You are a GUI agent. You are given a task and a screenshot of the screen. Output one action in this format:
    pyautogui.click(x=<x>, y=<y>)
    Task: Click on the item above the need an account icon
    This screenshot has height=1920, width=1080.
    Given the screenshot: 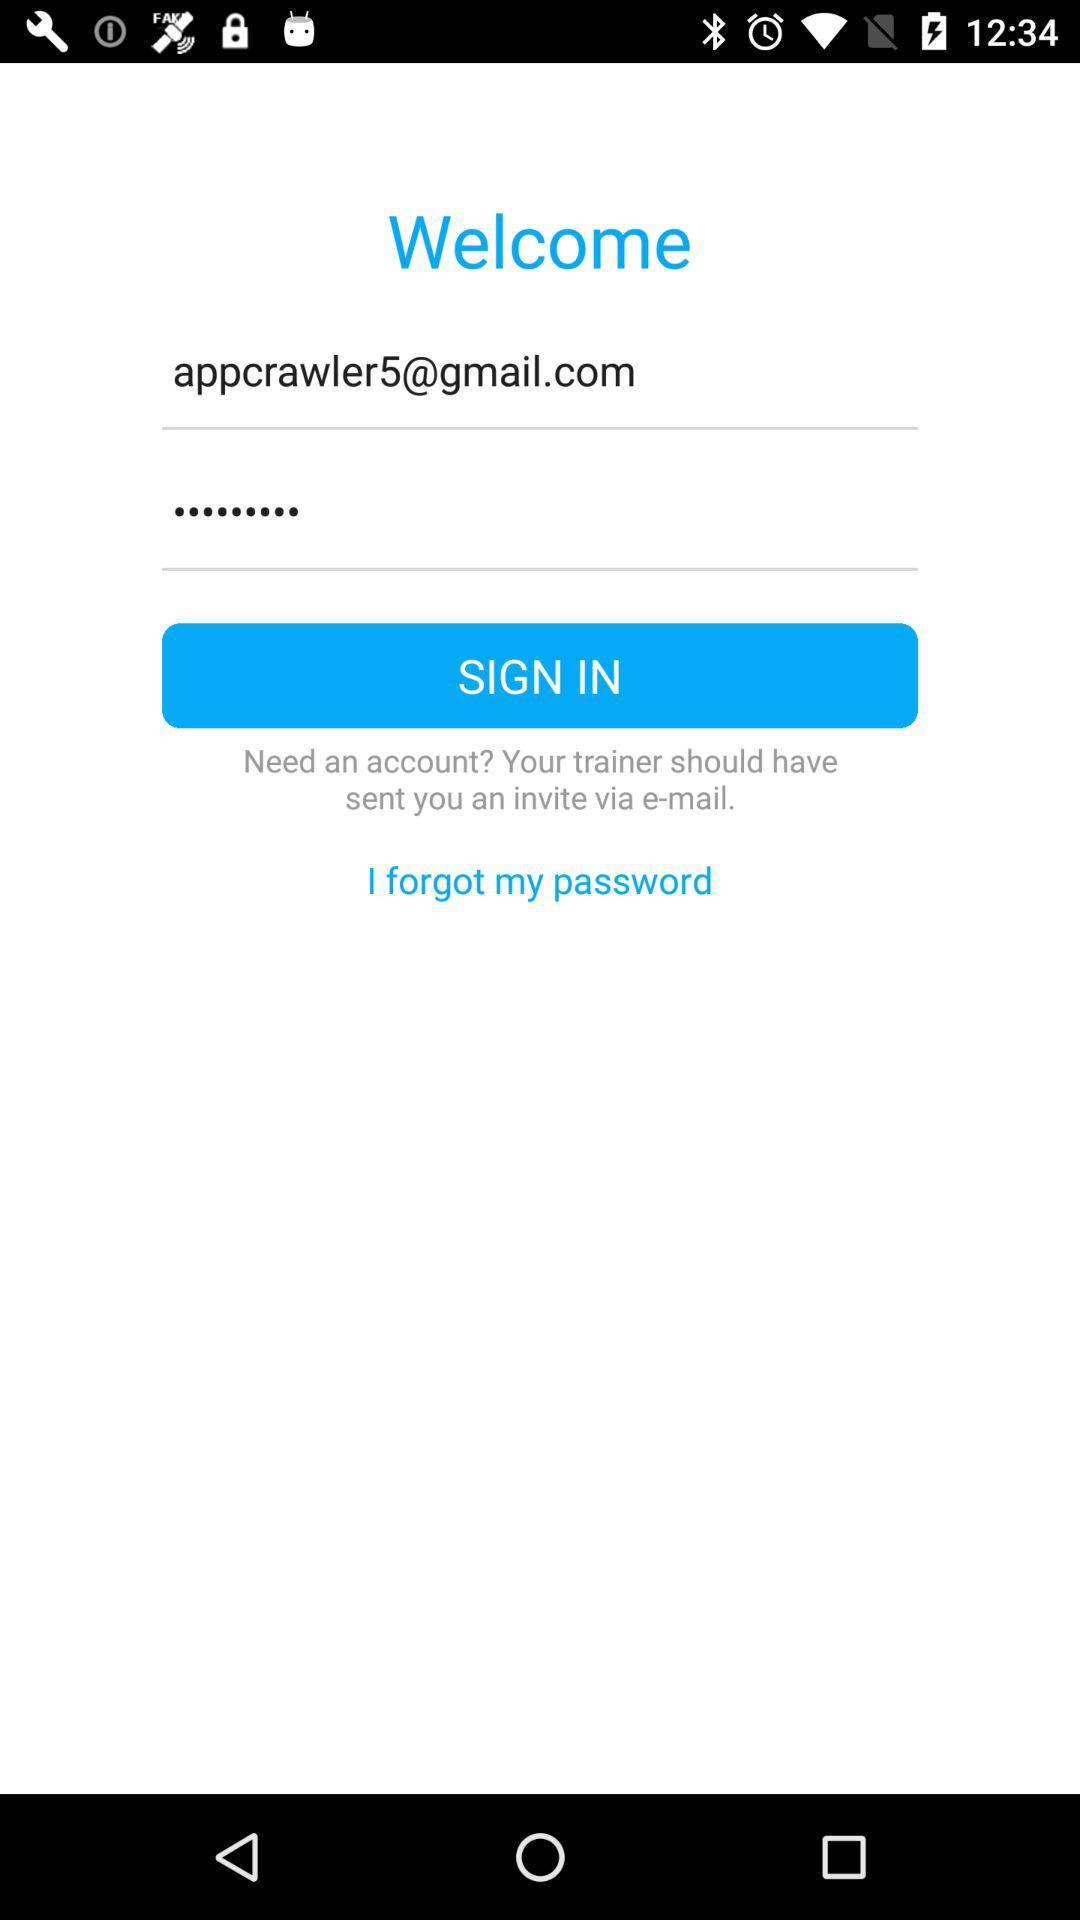 What is the action you would take?
    pyautogui.click(x=540, y=675)
    